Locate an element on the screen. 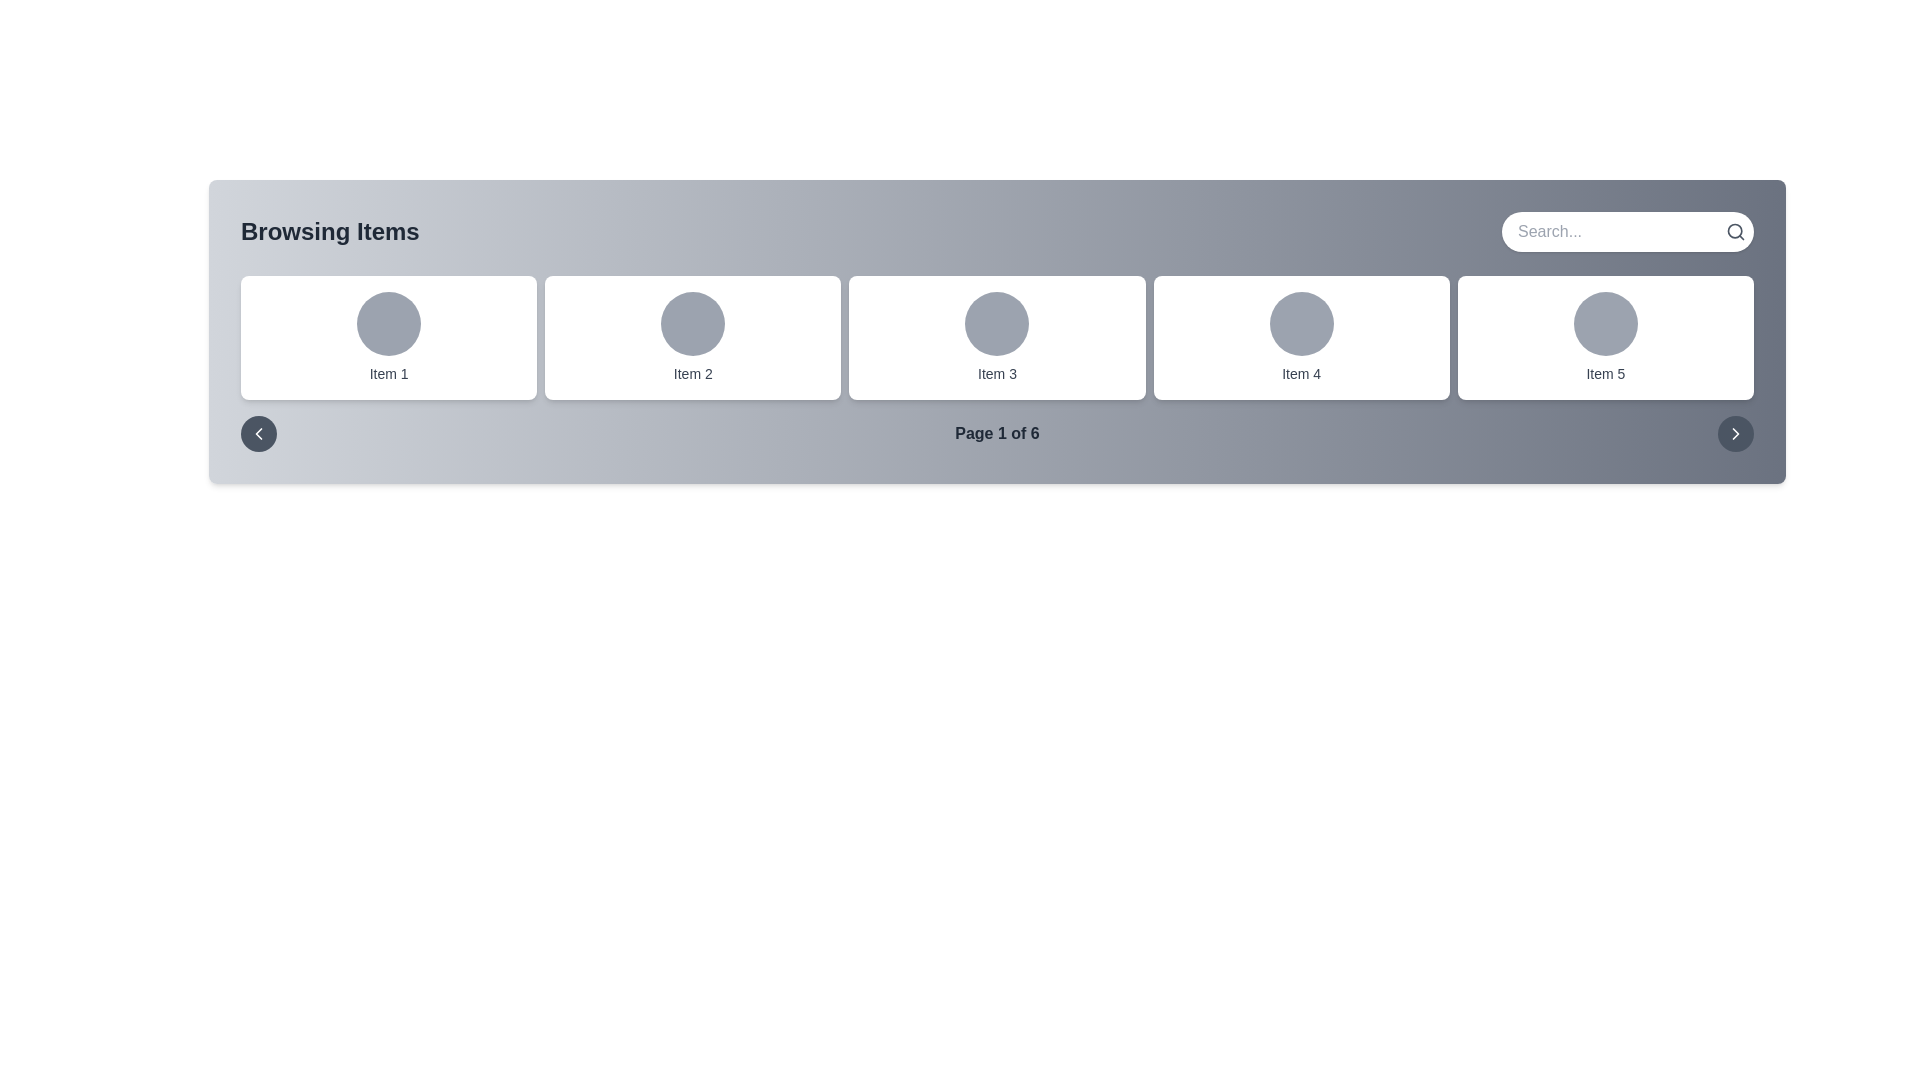 The image size is (1920, 1080). the right-facing arrow icon located at the bottom-right corner of the panel is located at coordinates (1735, 433).